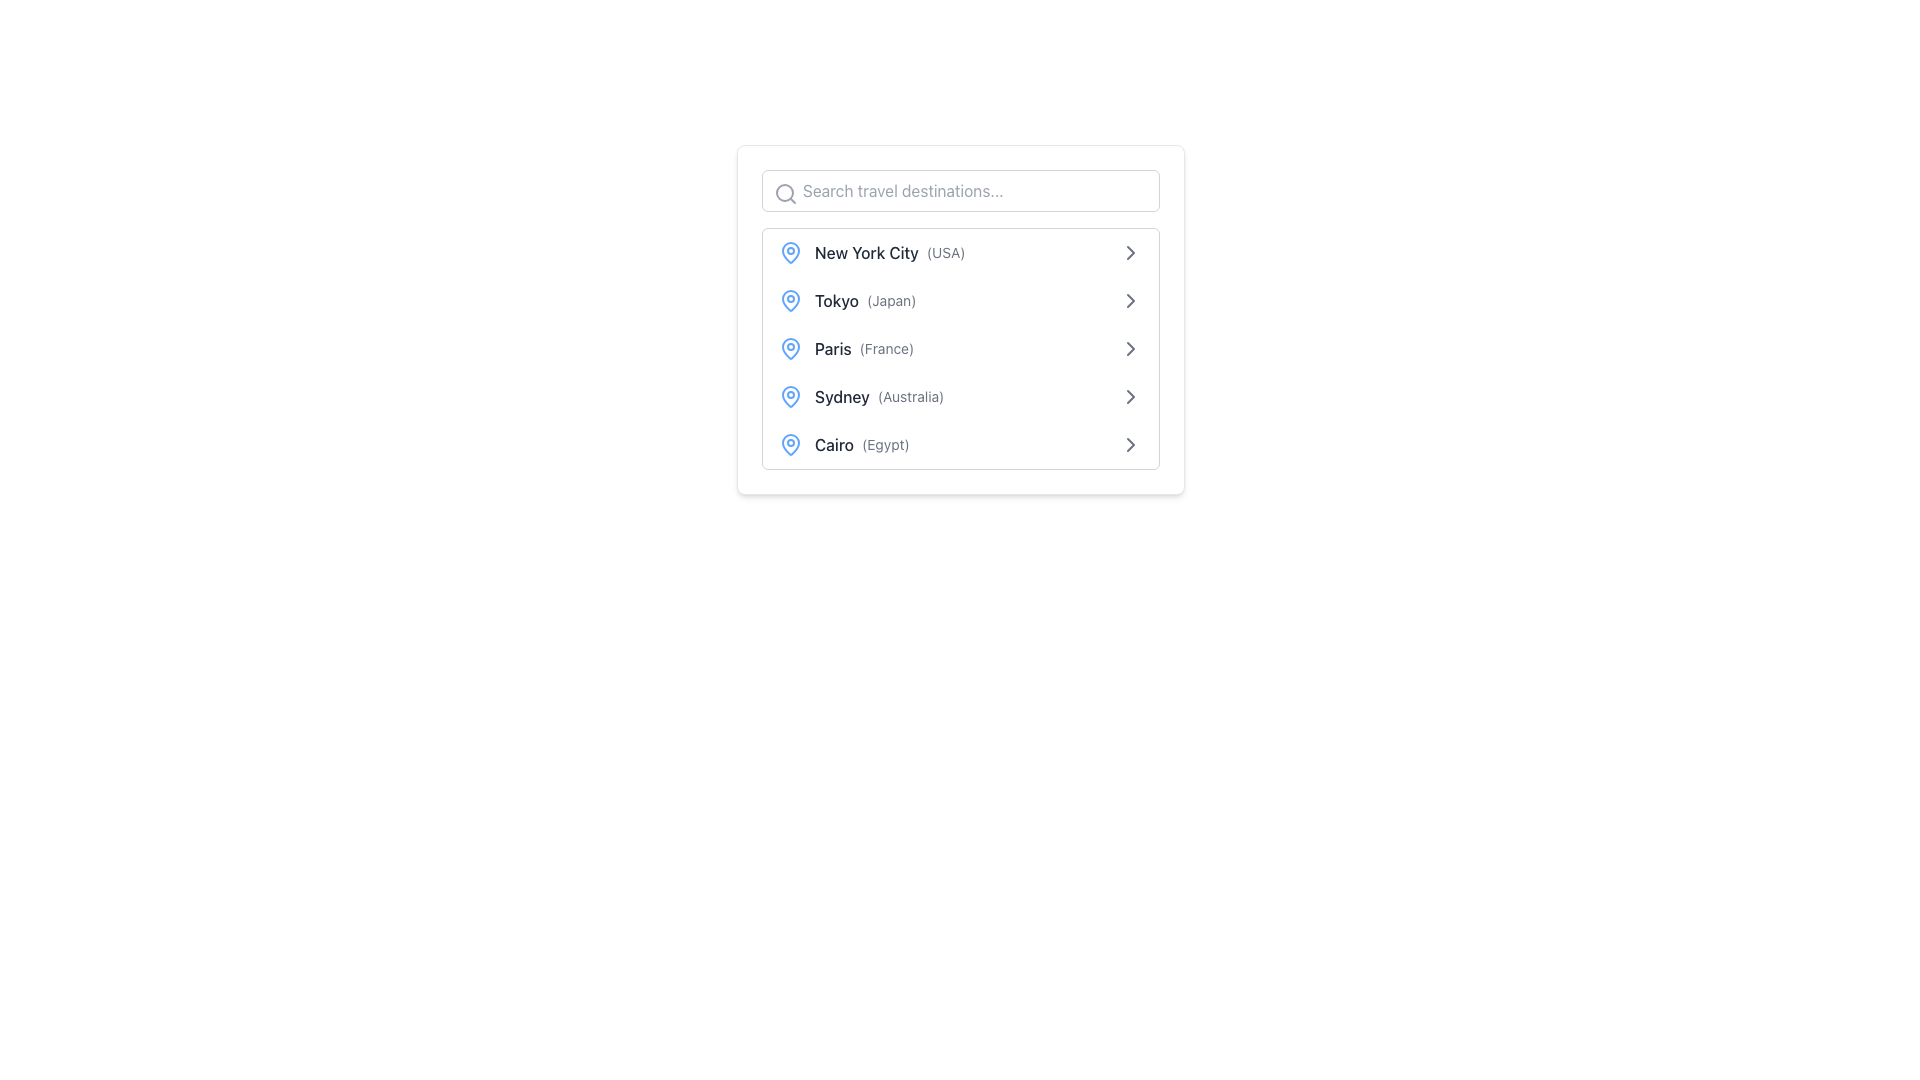 The height and width of the screenshot is (1080, 1920). I want to click on the text label indicating the country 'France' that is located to the right of the city label 'Paris' in the vertical list of city and country names, so click(886, 347).